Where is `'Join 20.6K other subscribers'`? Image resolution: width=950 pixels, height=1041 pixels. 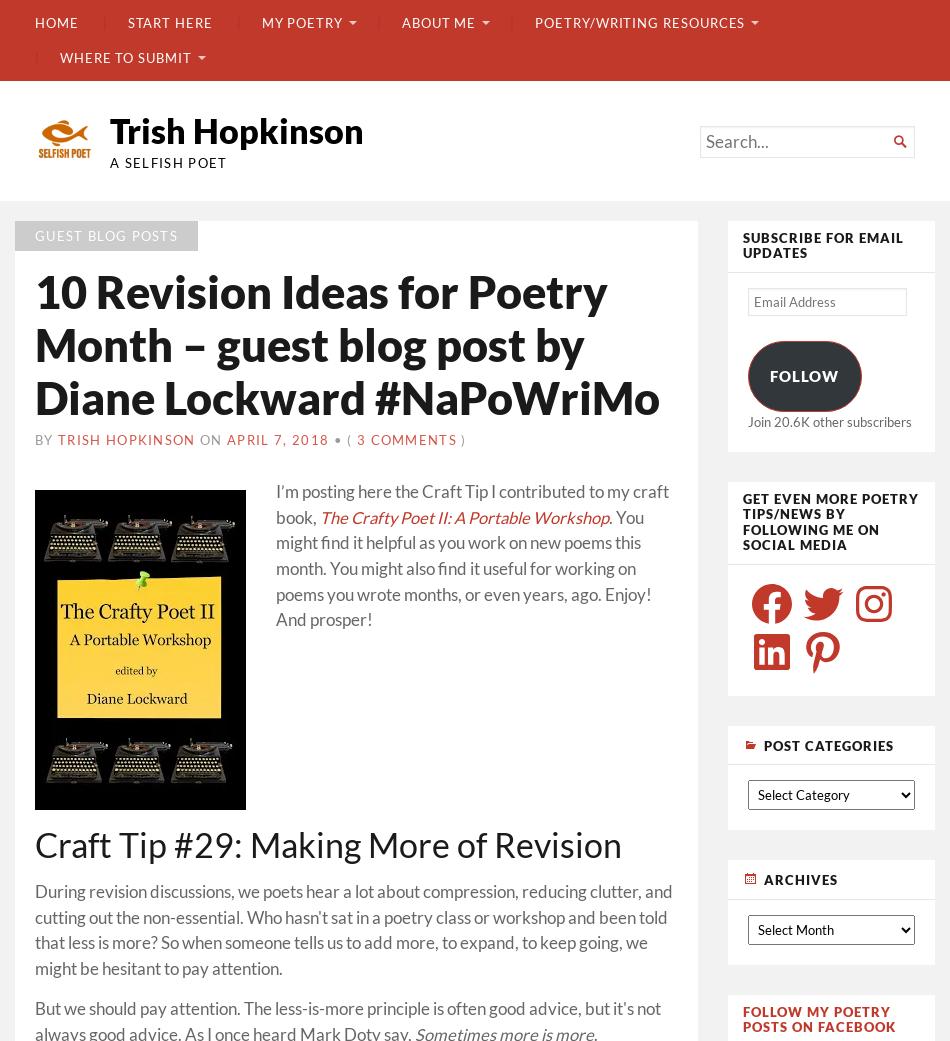
'Join 20.6K other subscribers' is located at coordinates (827, 419).